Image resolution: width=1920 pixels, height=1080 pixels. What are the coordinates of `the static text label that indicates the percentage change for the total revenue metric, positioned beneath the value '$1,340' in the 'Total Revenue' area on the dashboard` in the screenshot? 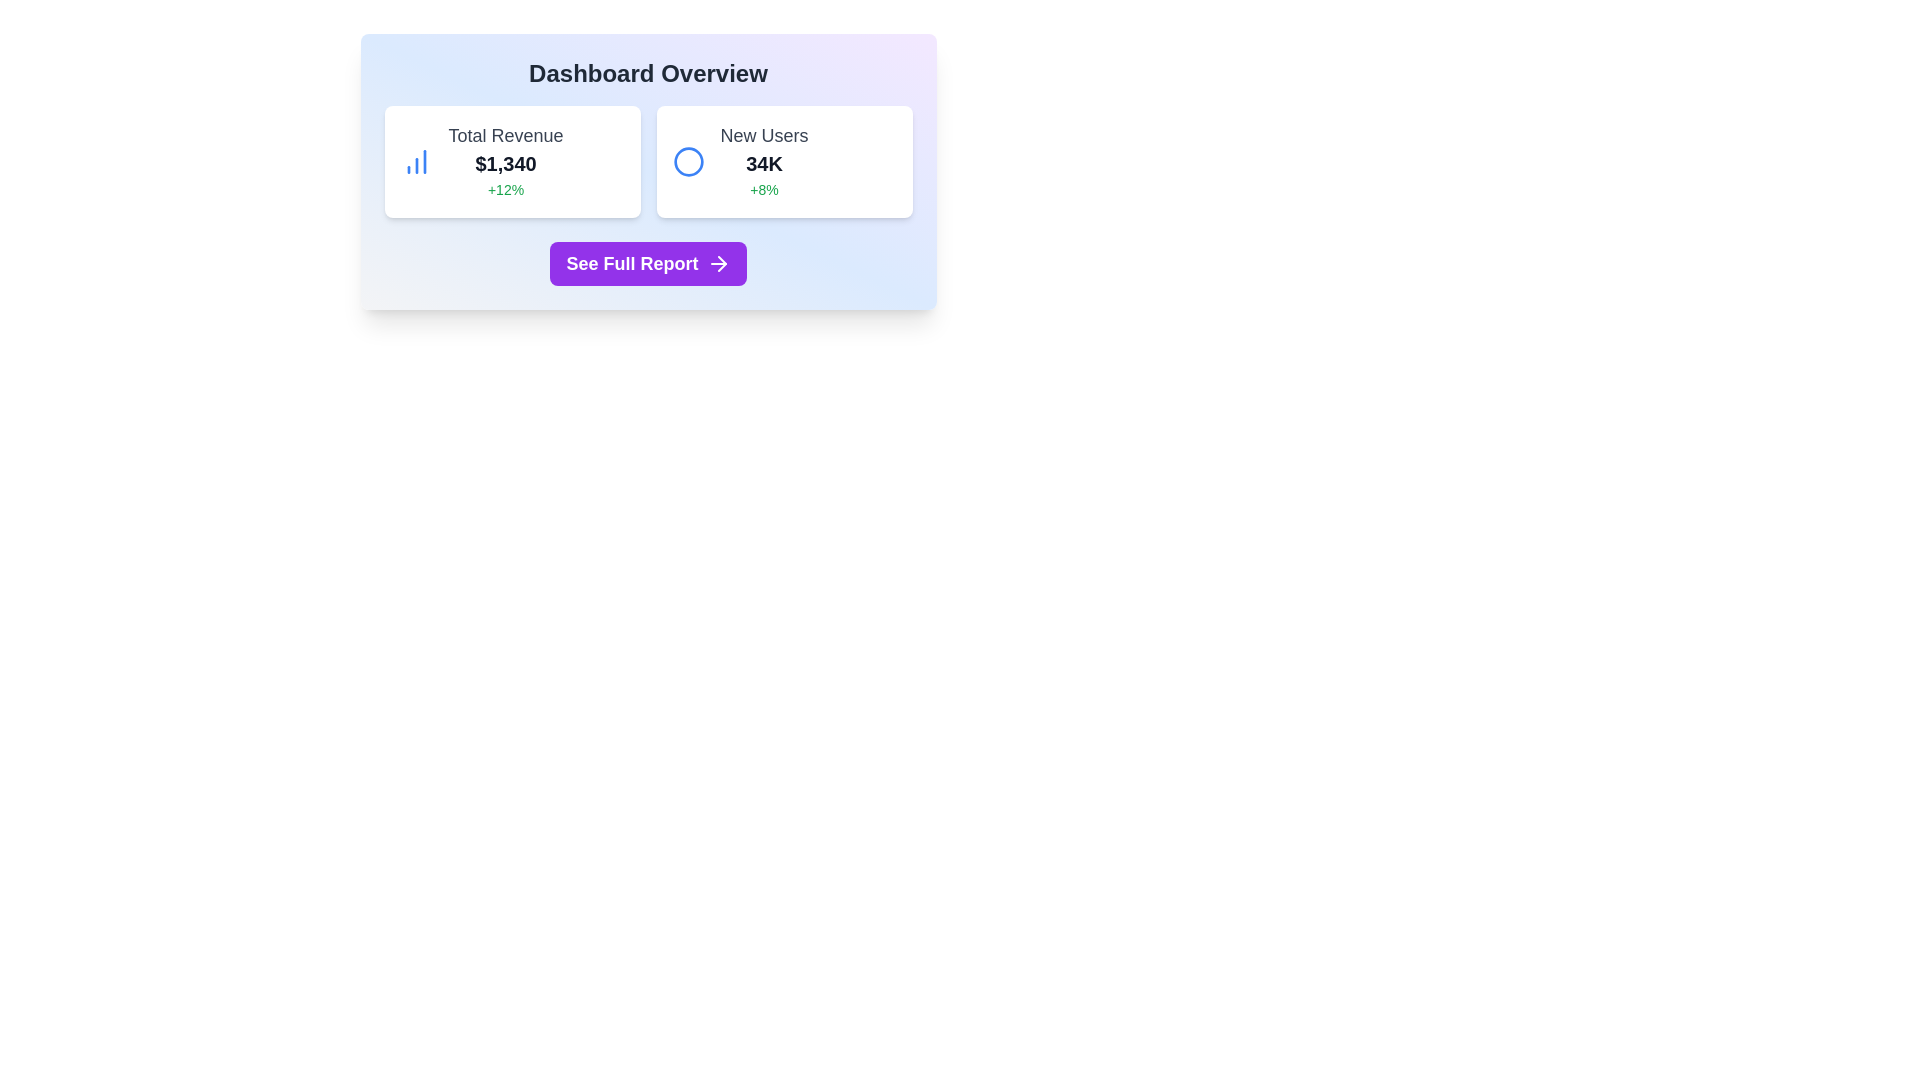 It's located at (506, 189).